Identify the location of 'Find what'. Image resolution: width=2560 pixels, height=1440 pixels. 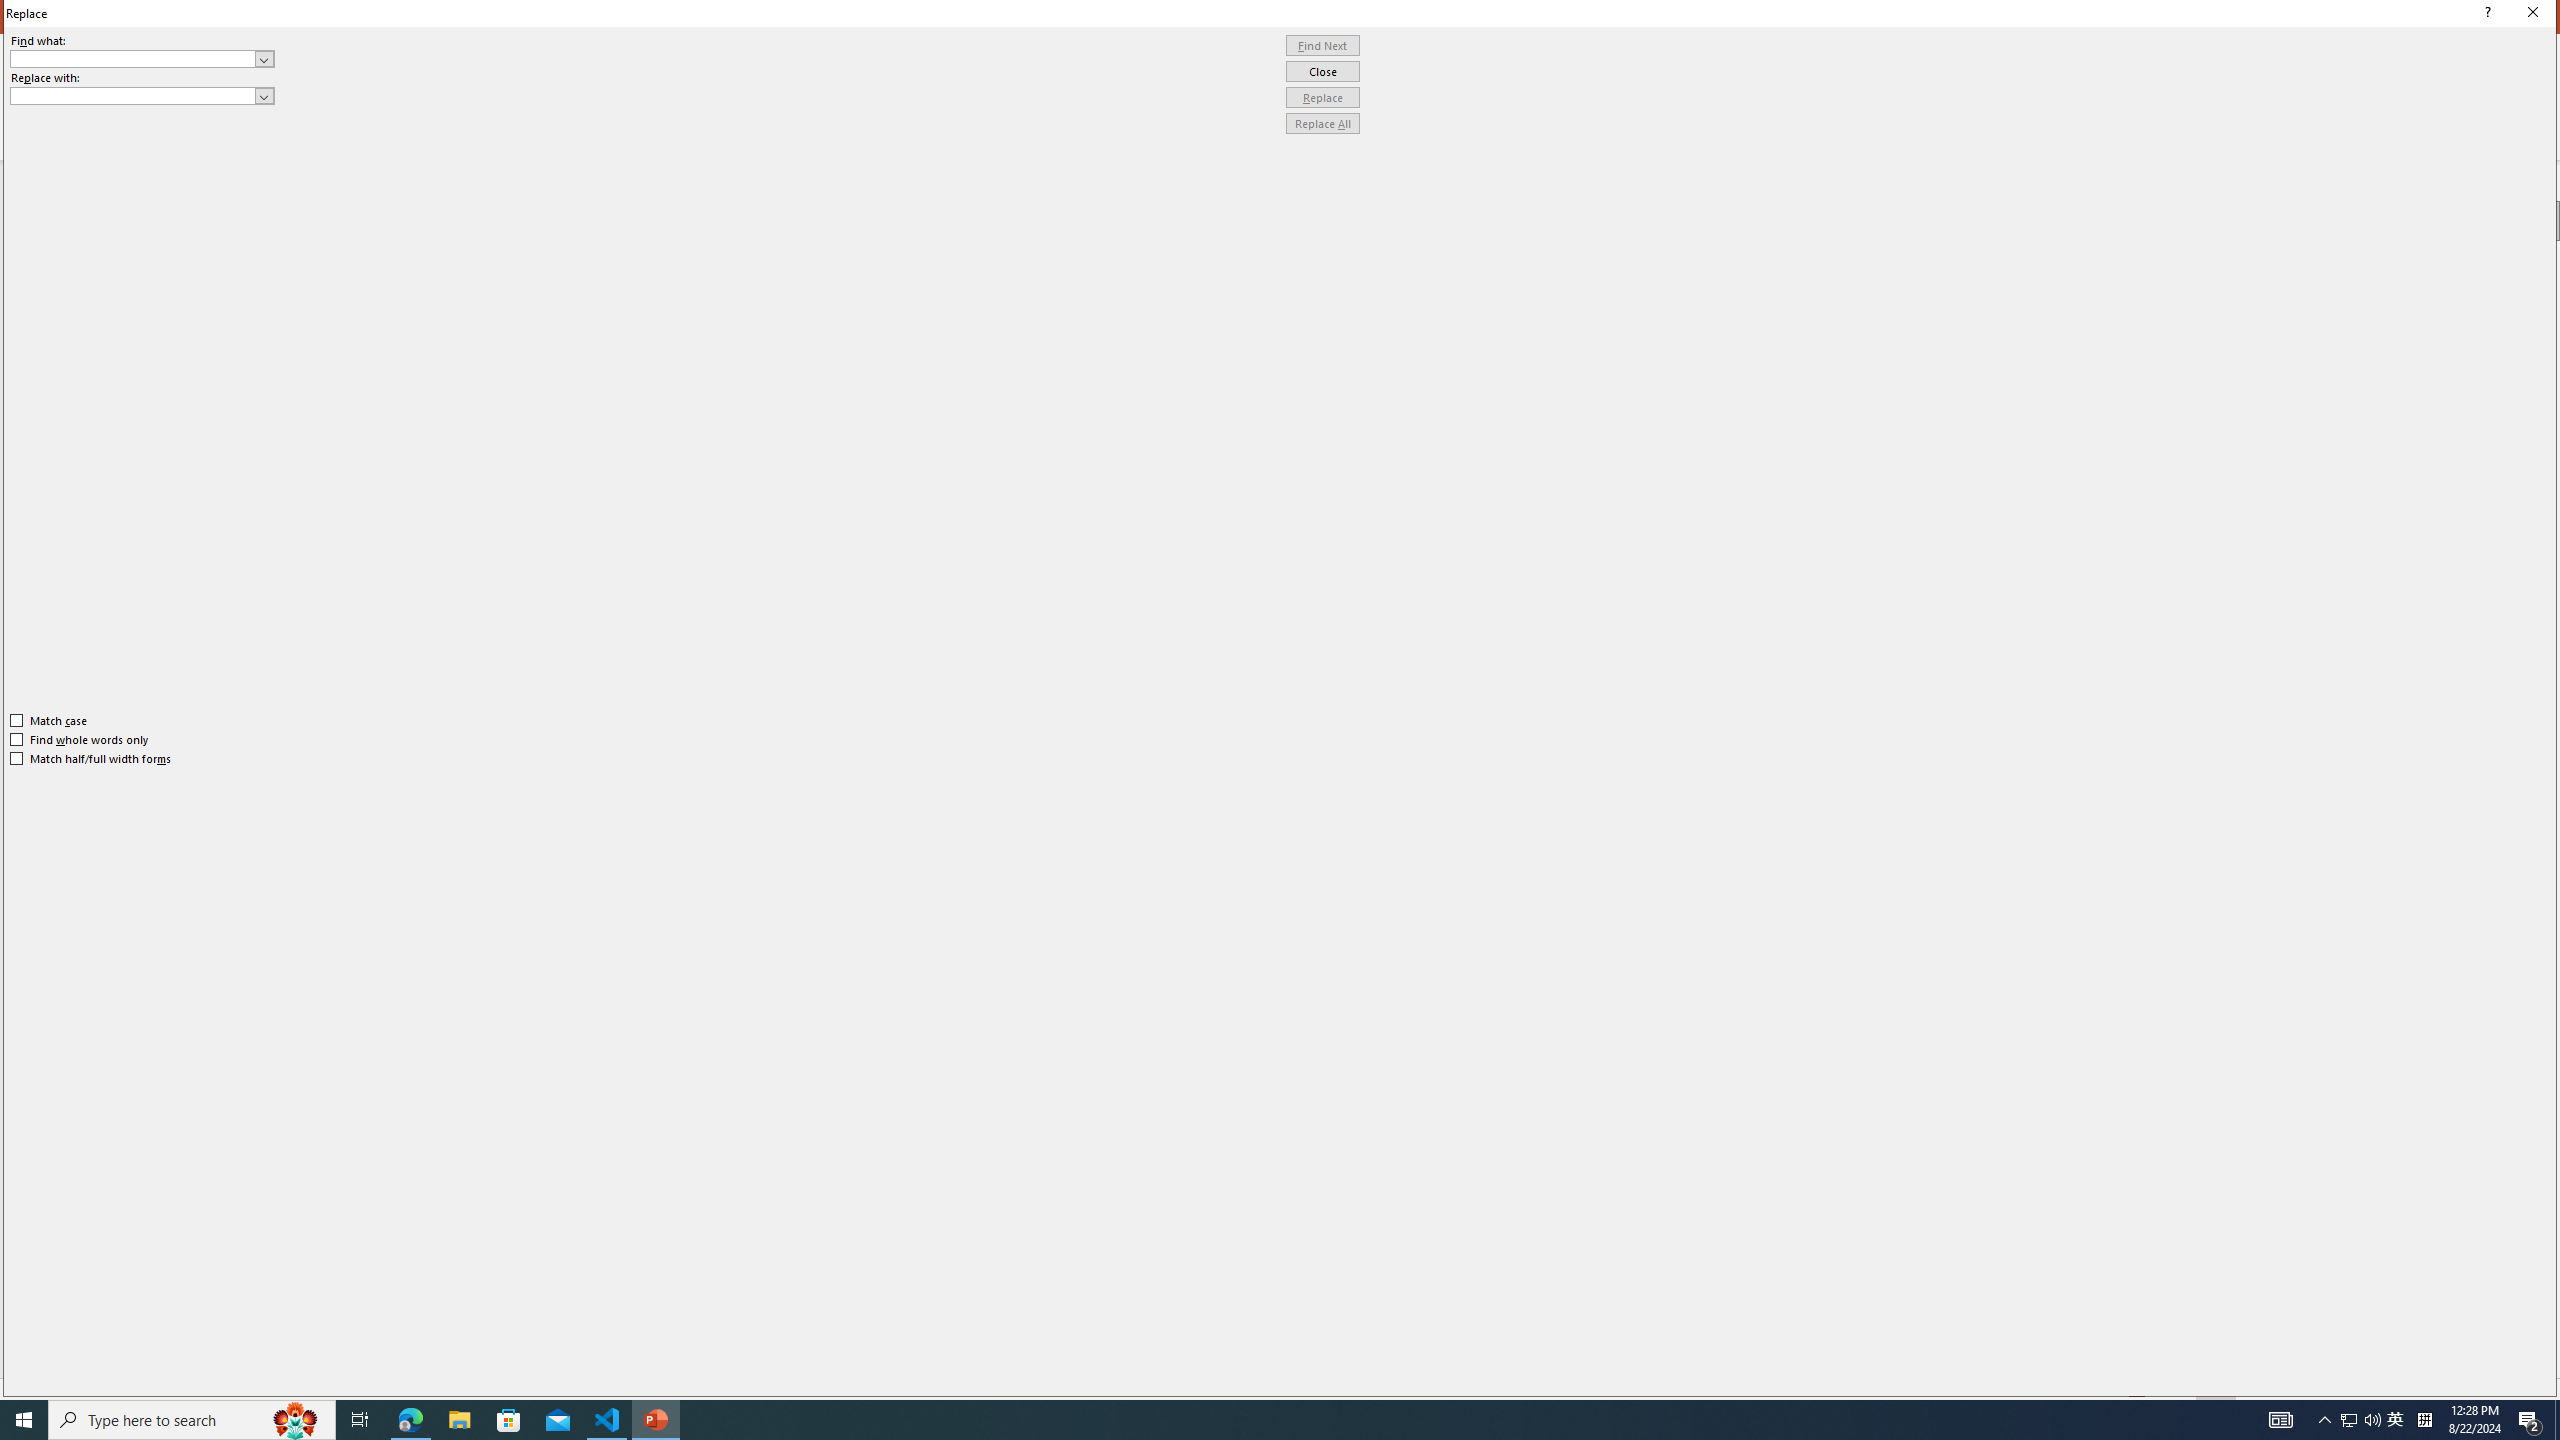
(133, 58).